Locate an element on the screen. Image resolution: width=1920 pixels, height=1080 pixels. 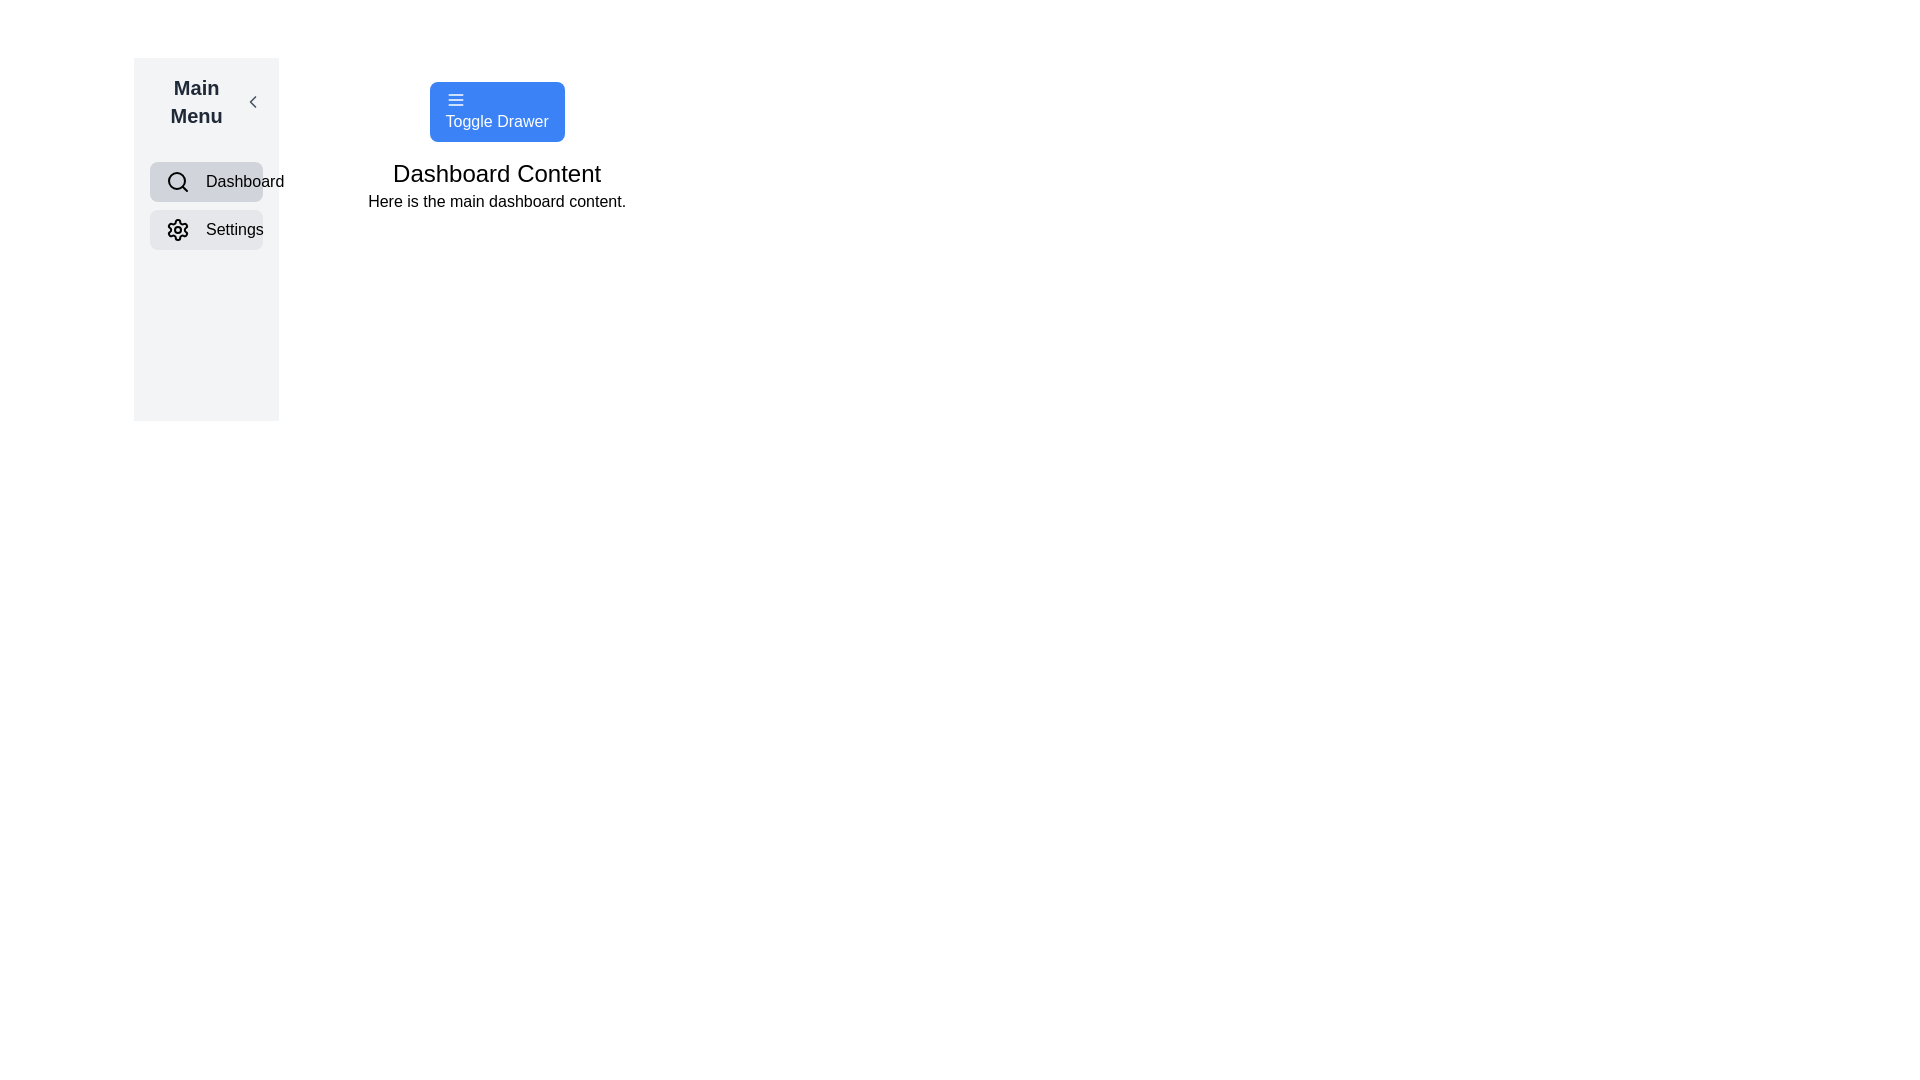
the left-facing chevron icon in the main menu sidebar, located directly below the 'Main Menu' title text is located at coordinates (252, 101).